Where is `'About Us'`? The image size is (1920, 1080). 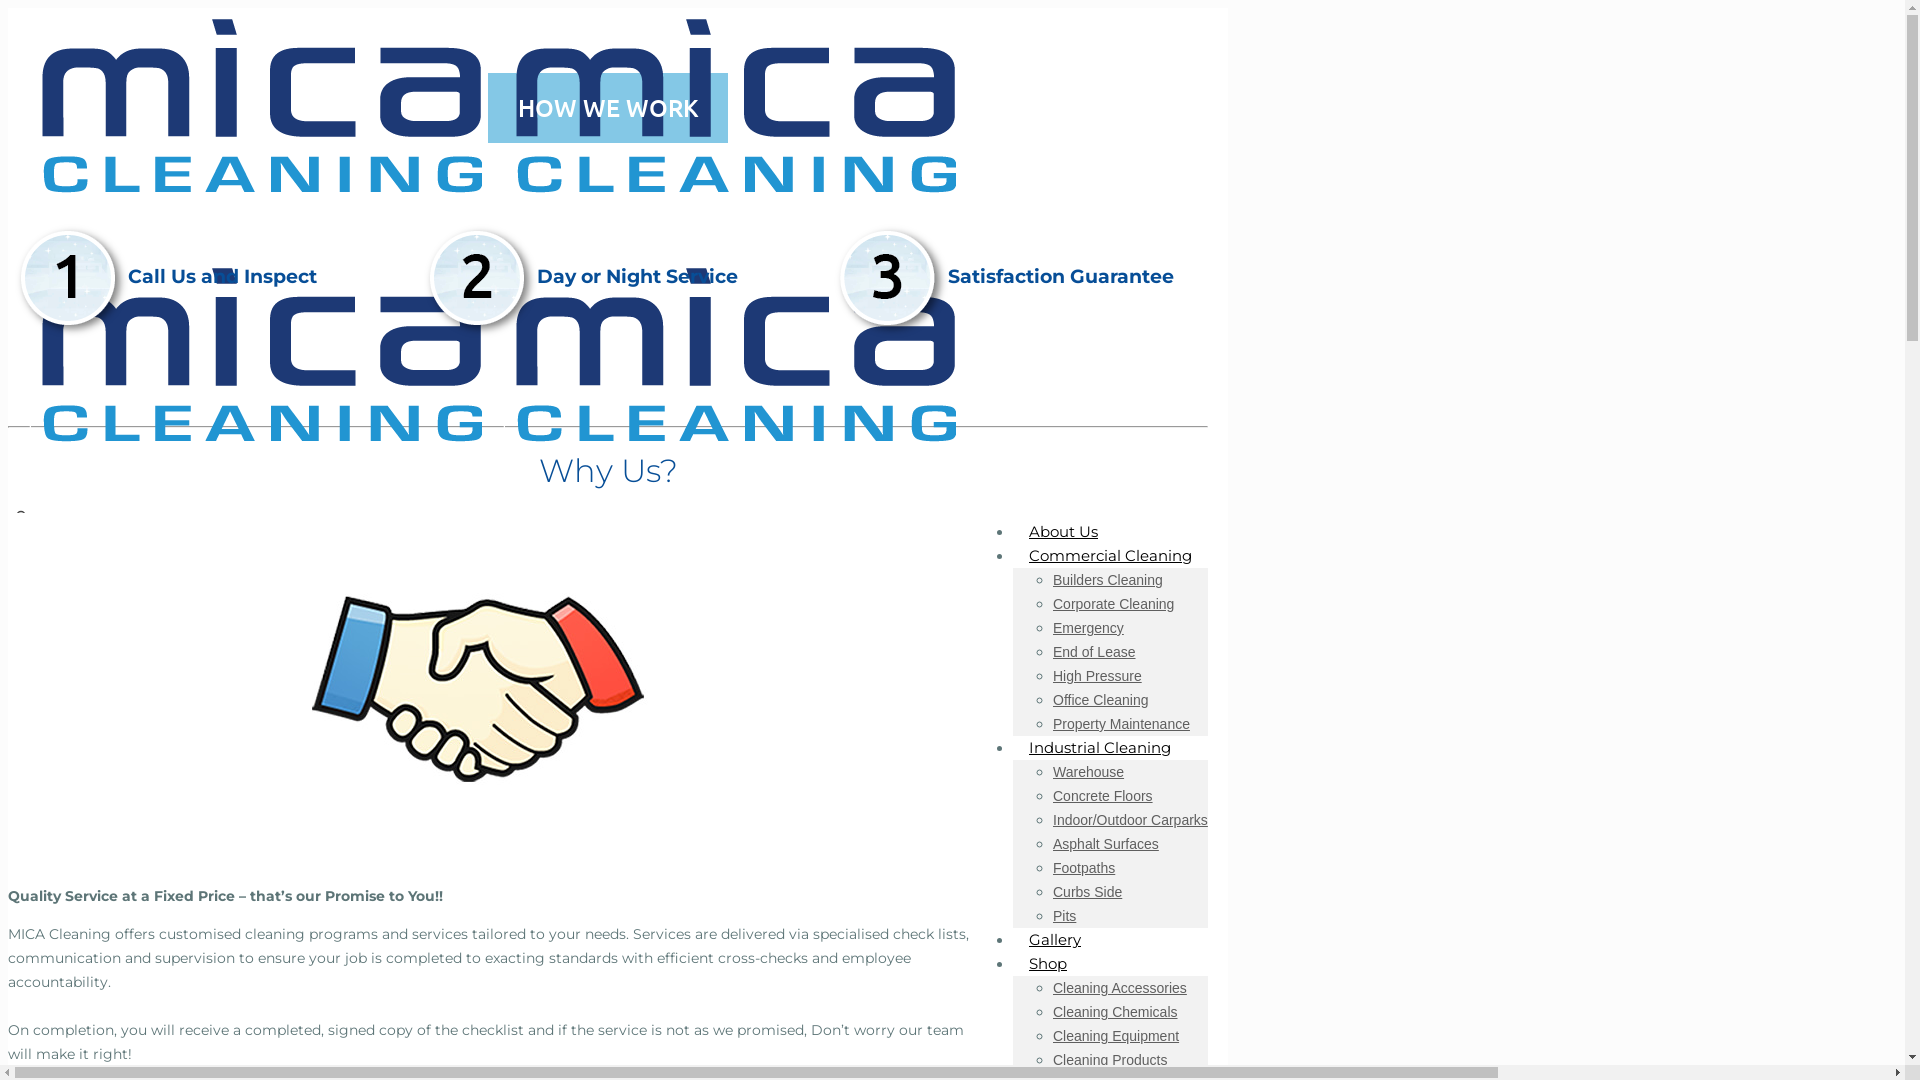 'About Us' is located at coordinates (1062, 530).